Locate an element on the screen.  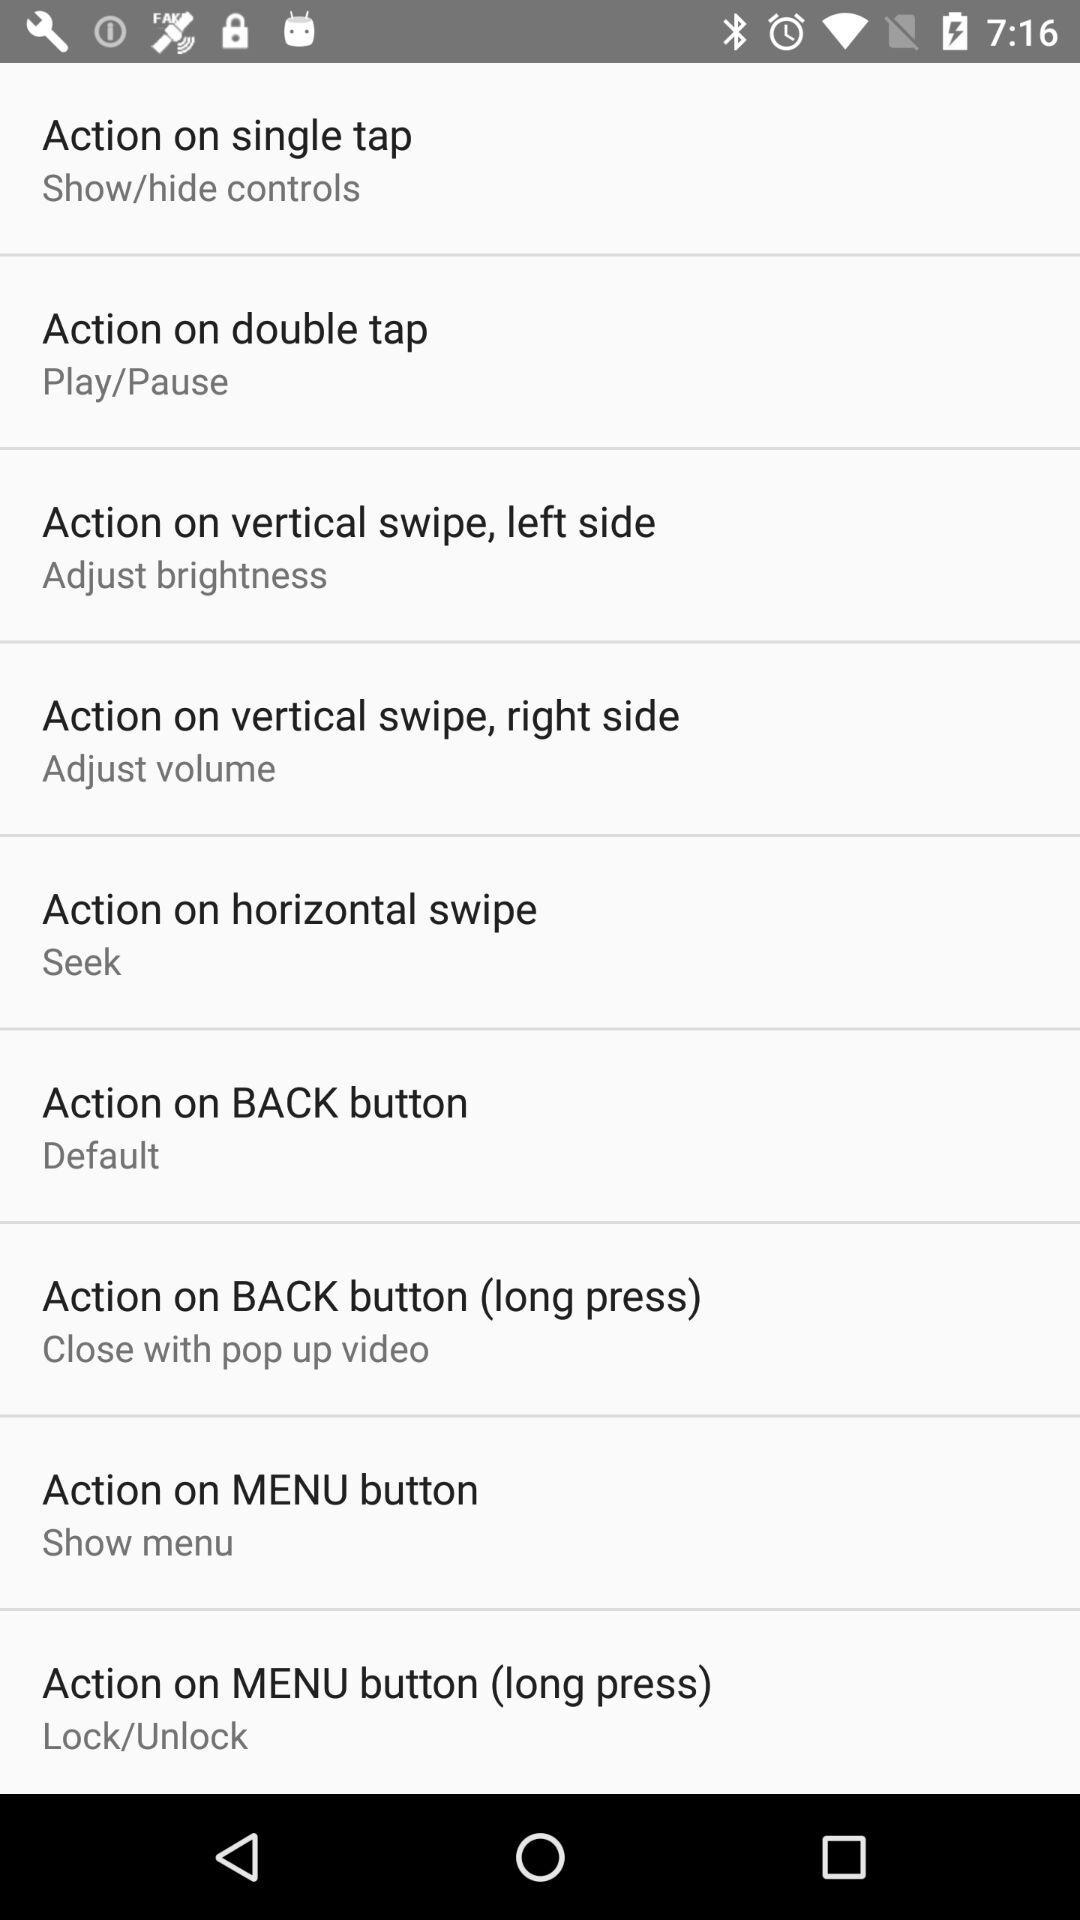
close with pop is located at coordinates (234, 1347).